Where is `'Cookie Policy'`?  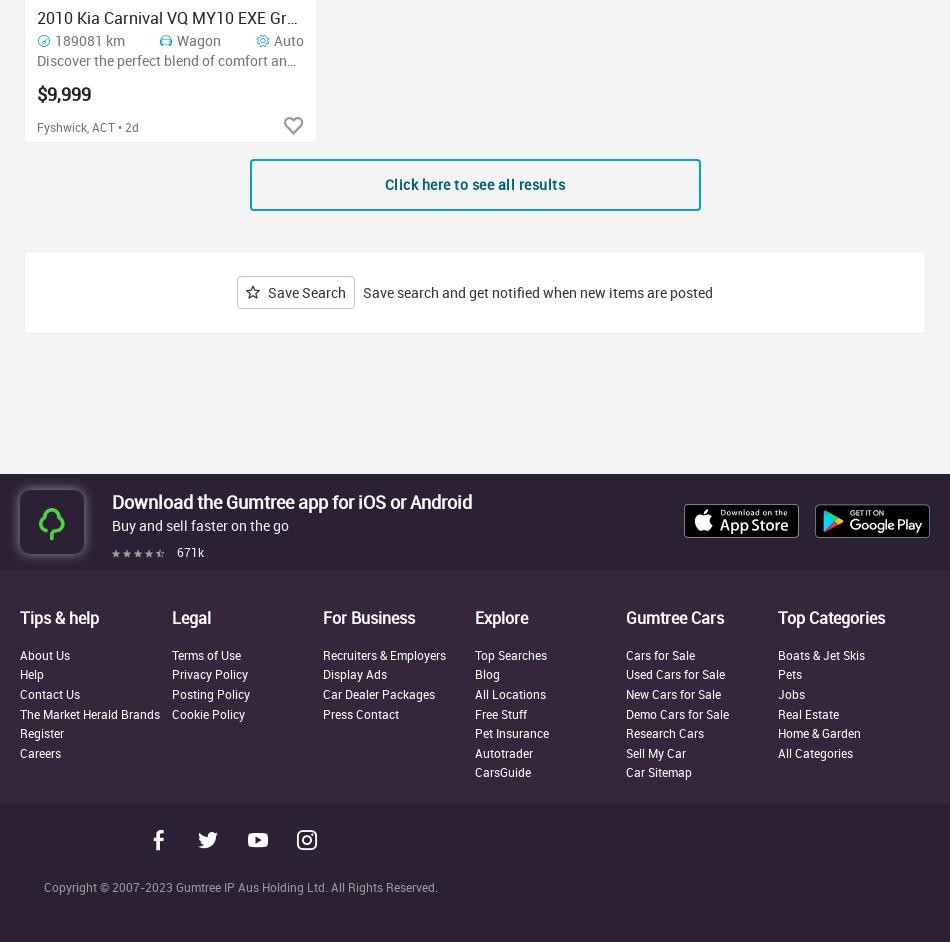
'Cookie Policy' is located at coordinates (207, 711).